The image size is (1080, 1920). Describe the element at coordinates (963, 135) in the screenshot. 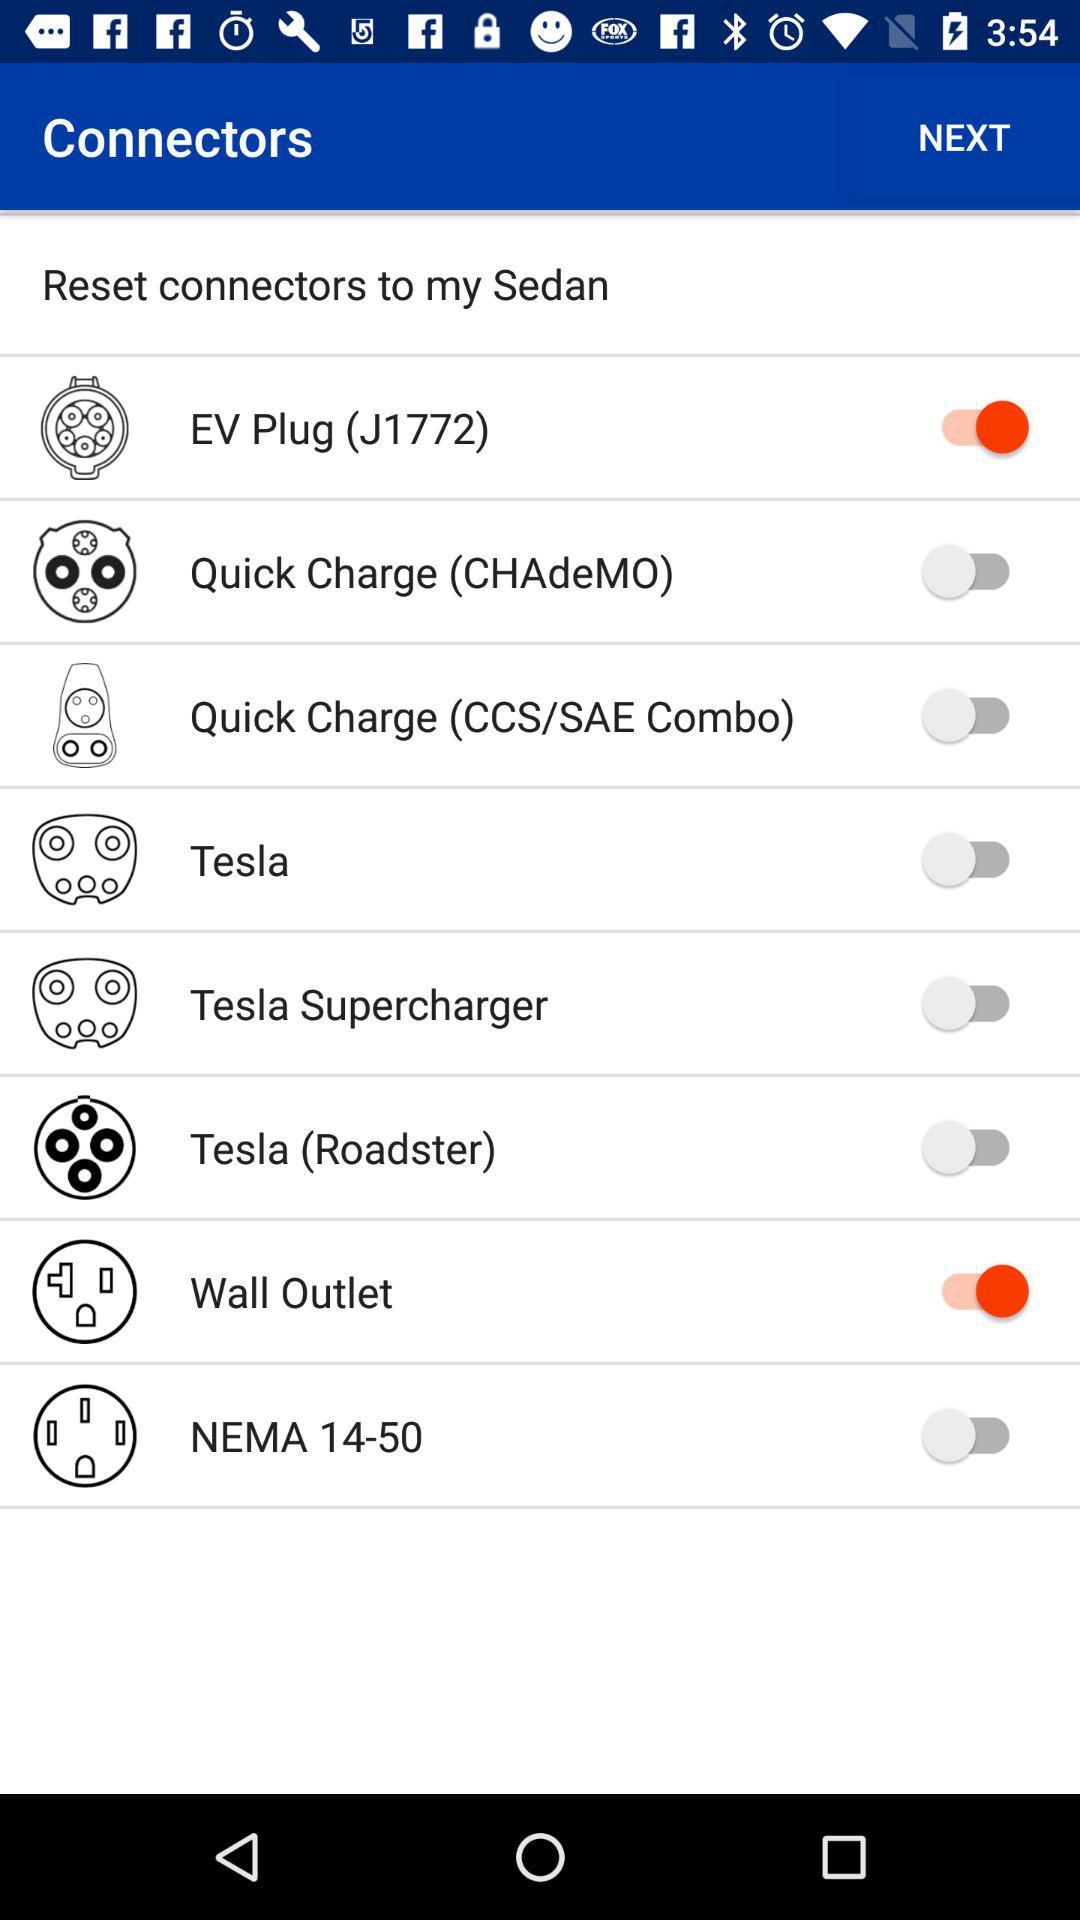

I see `item next to the connectors` at that location.